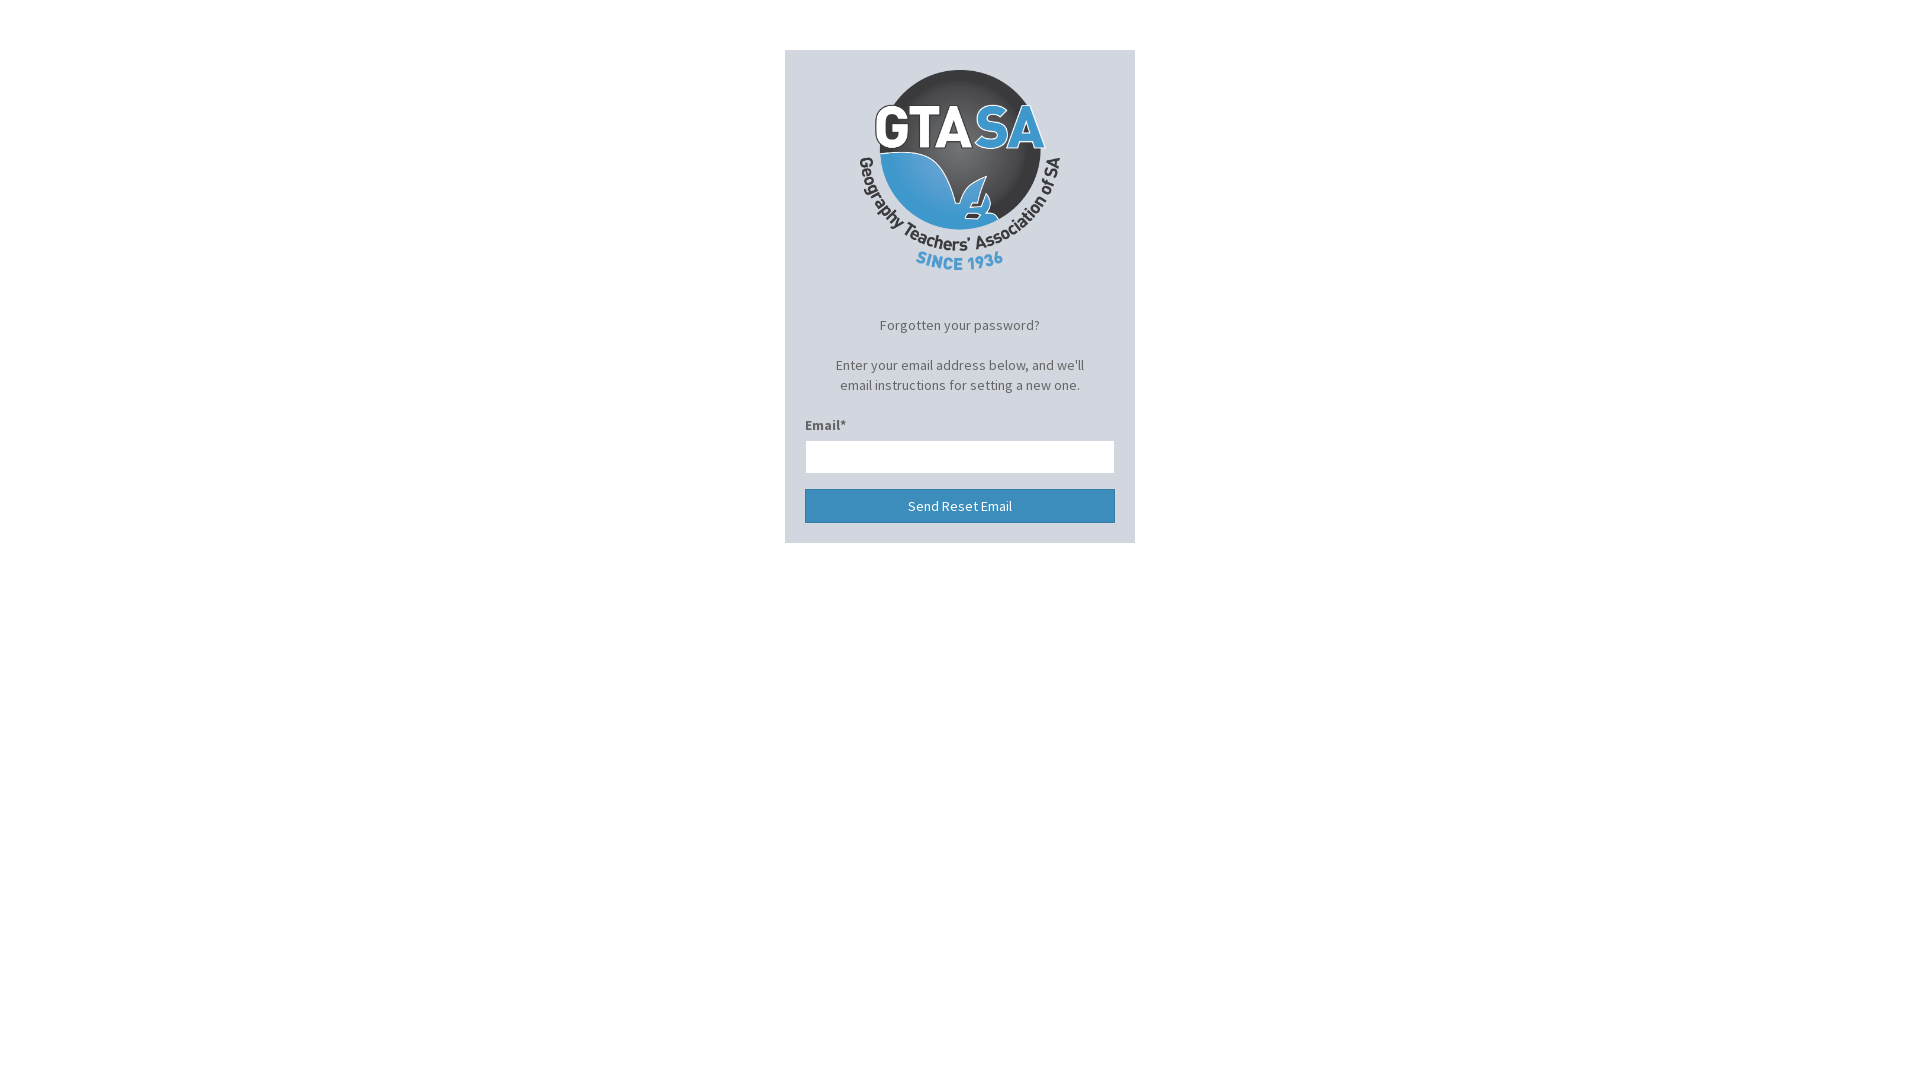 This screenshot has width=1920, height=1080. I want to click on 'Send Reset Email', so click(960, 504).